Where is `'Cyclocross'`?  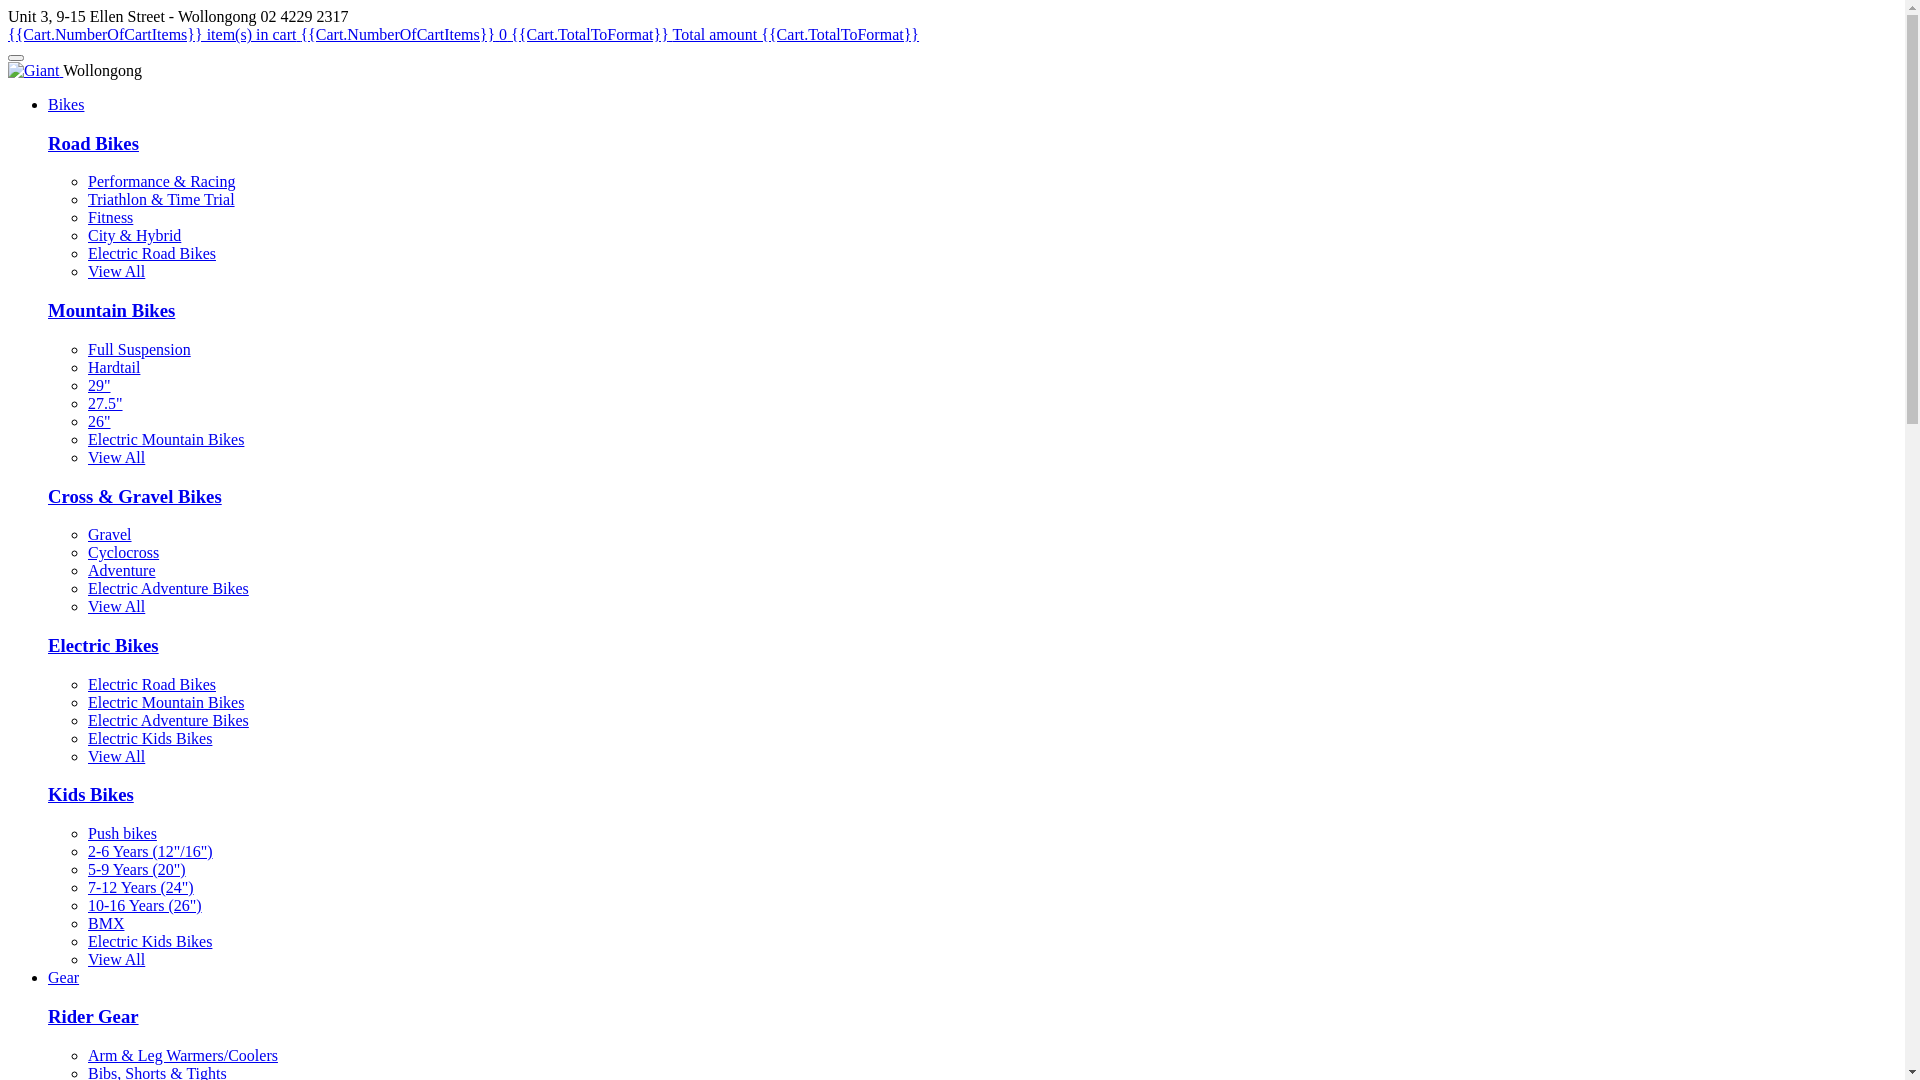
'Cyclocross' is located at coordinates (122, 552).